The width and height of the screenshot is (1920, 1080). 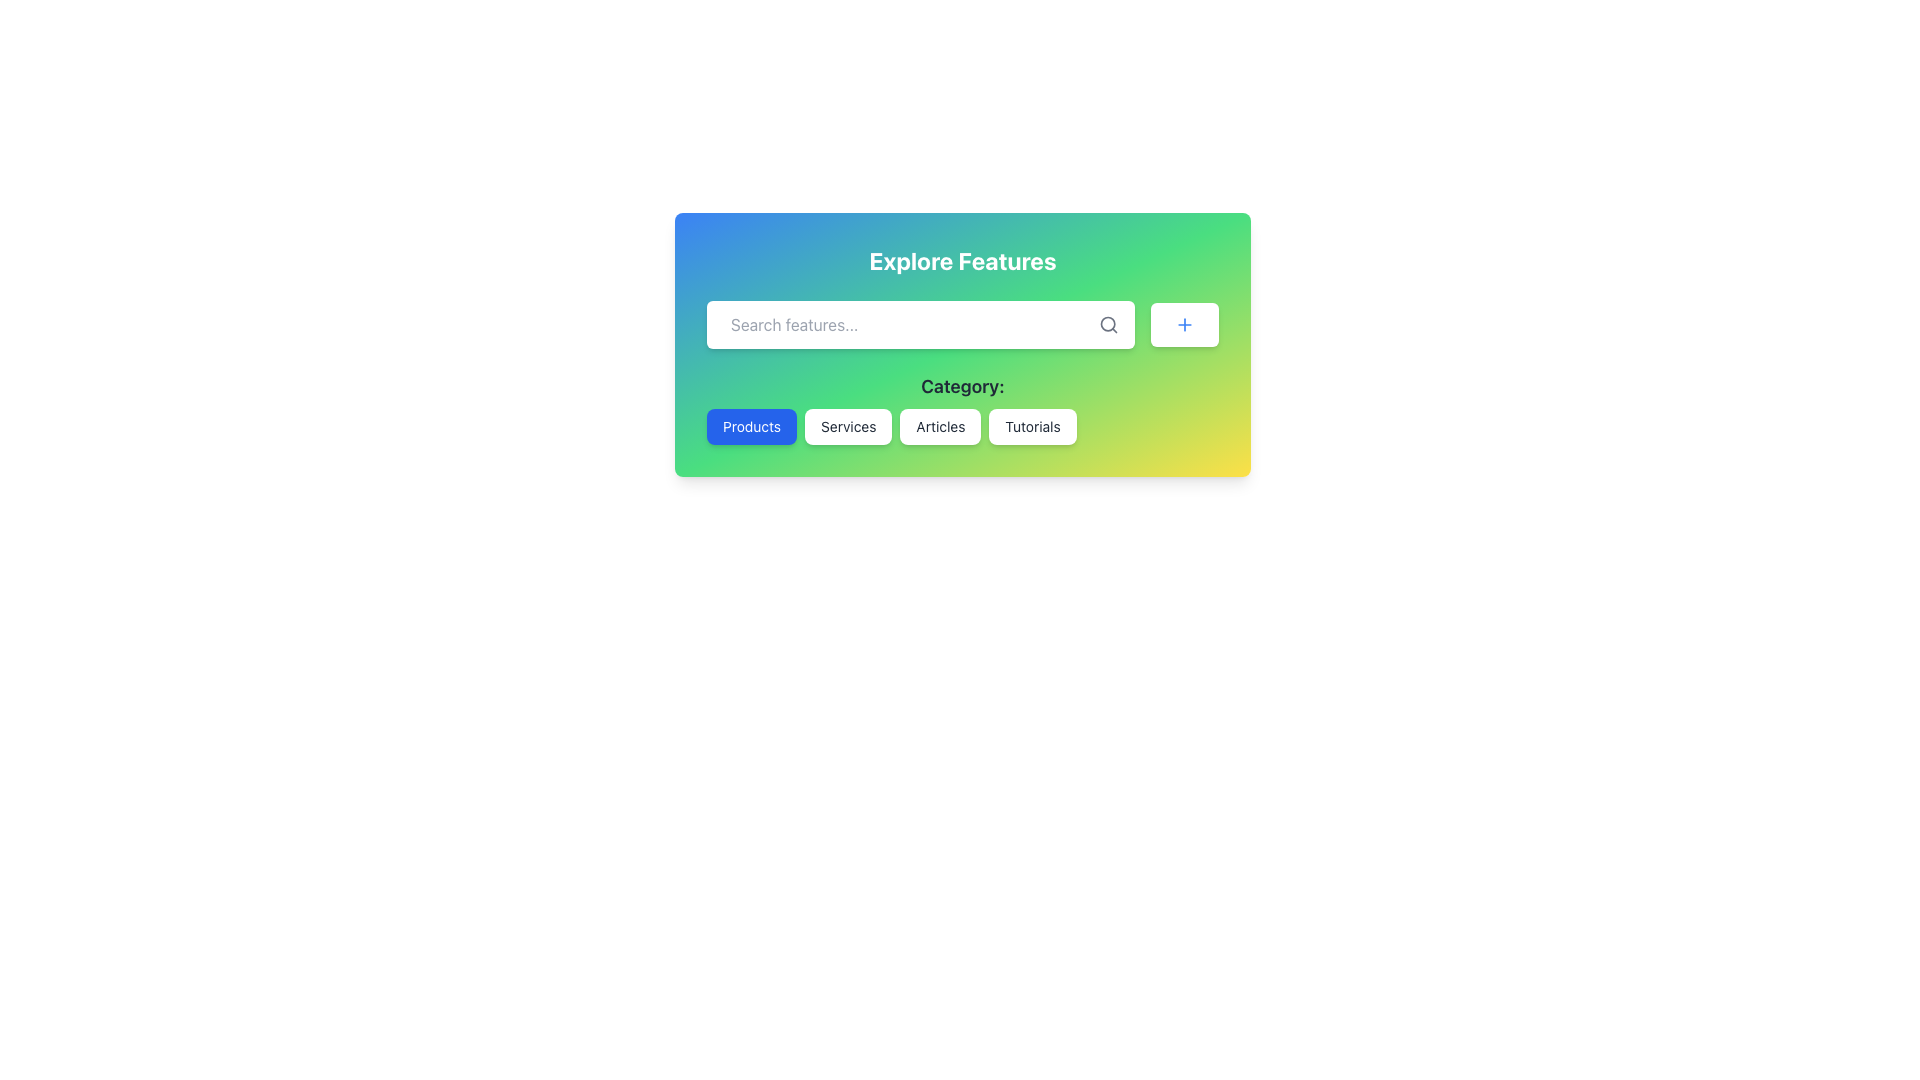 I want to click on the button with rounded corners featuring a white background and blue text, located on the right side of the search bar in the 'Explore Features' panel, so click(x=1185, y=323).